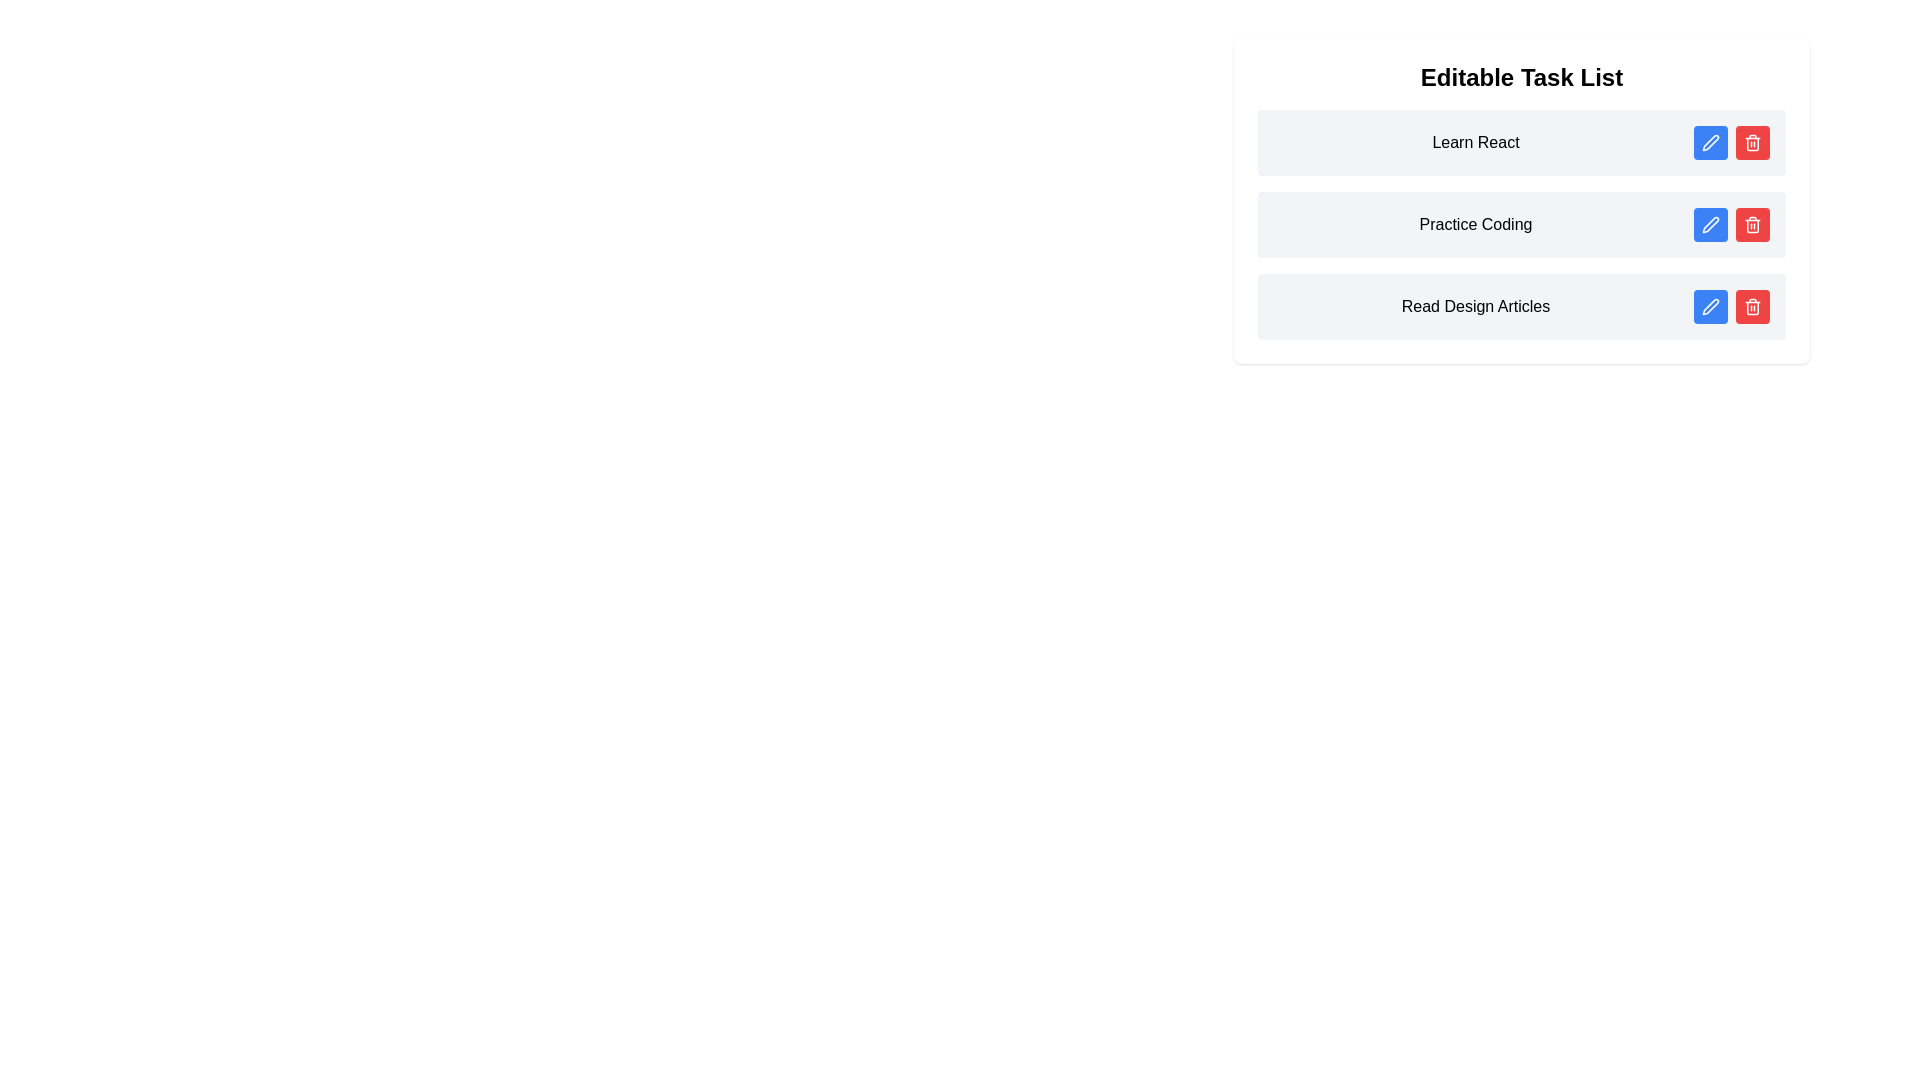  Describe the element at coordinates (1520, 141) in the screenshot. I see `task's name 'Learn React' from the topmost entry in the vertical task list, which includes action buttons for editing or deleting the task` at that location.